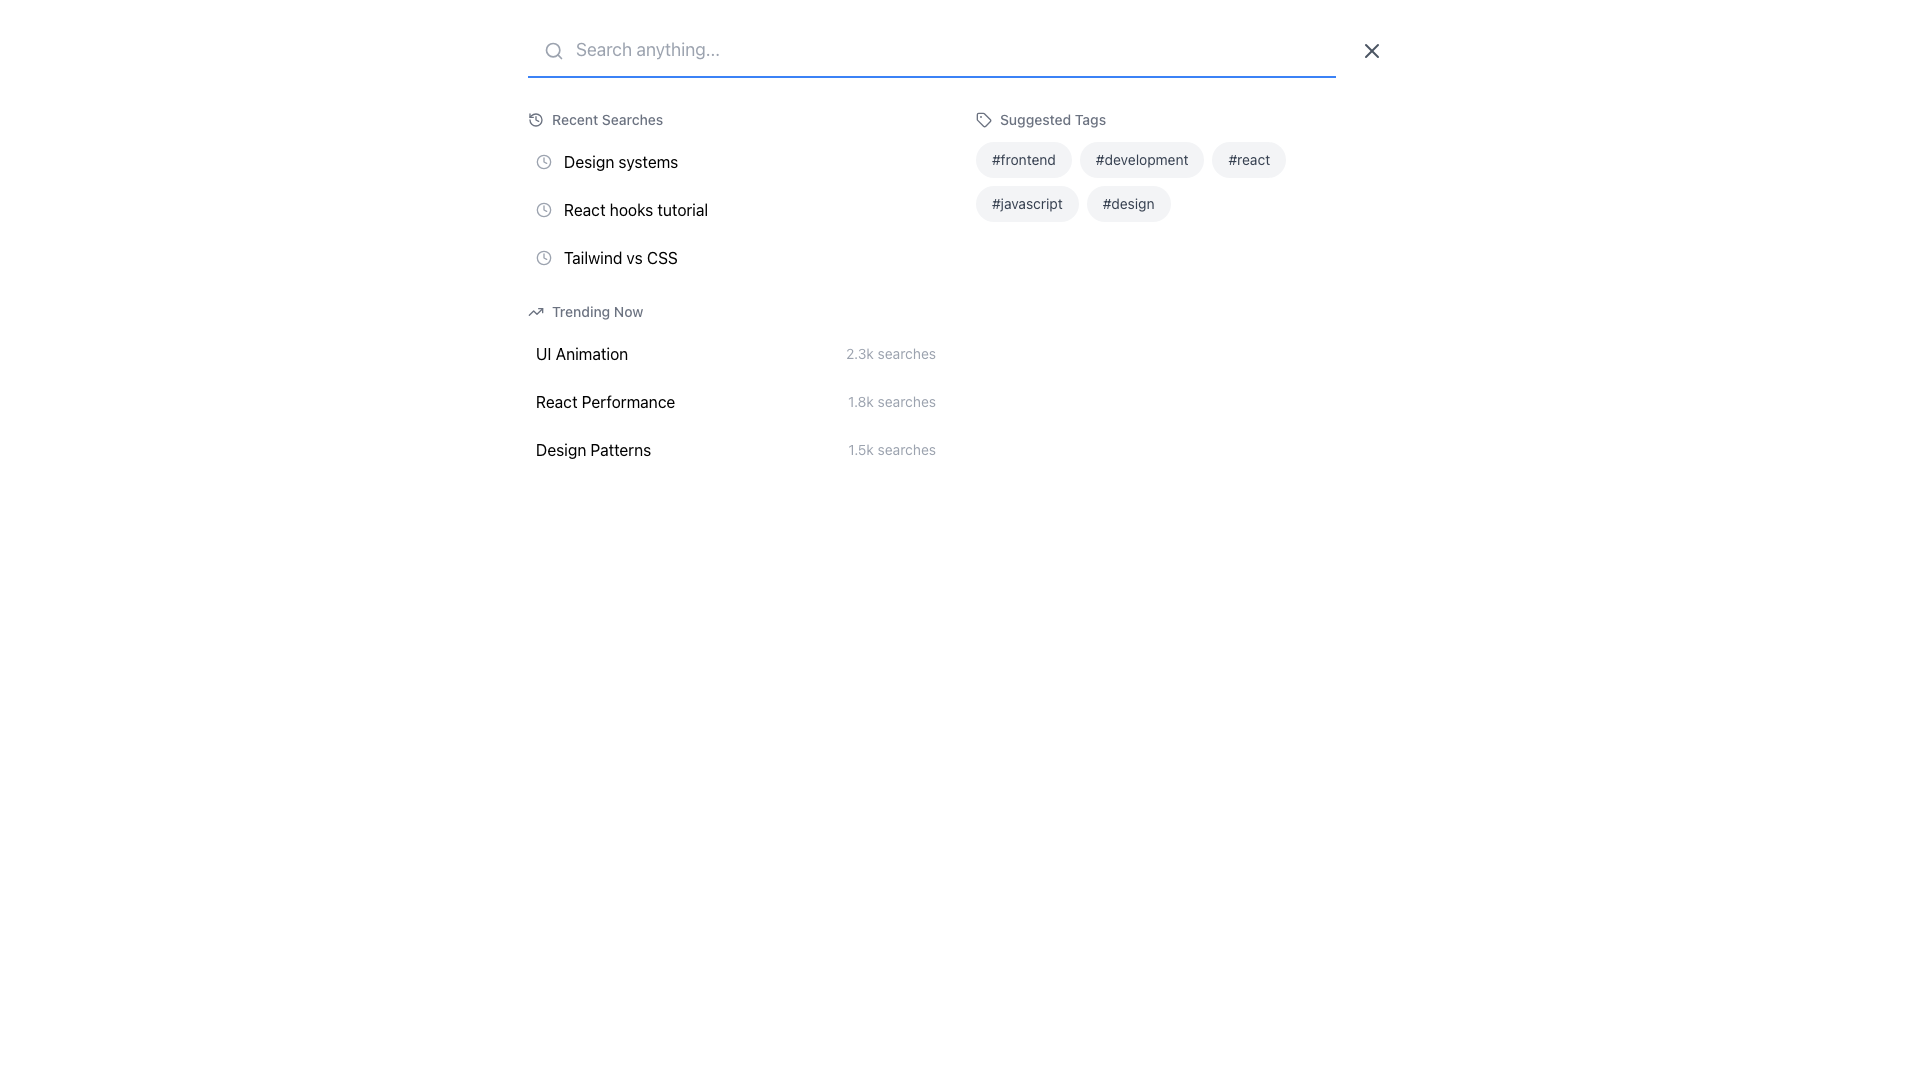 The width and height of the screenshot is (1920, 1080). Describe the element at coordinates (734, 257) in the screenshot. I see `the clickable button in the 'Recent Searches' section related to 'Tailwind vs CSS' for navigation` at that location.